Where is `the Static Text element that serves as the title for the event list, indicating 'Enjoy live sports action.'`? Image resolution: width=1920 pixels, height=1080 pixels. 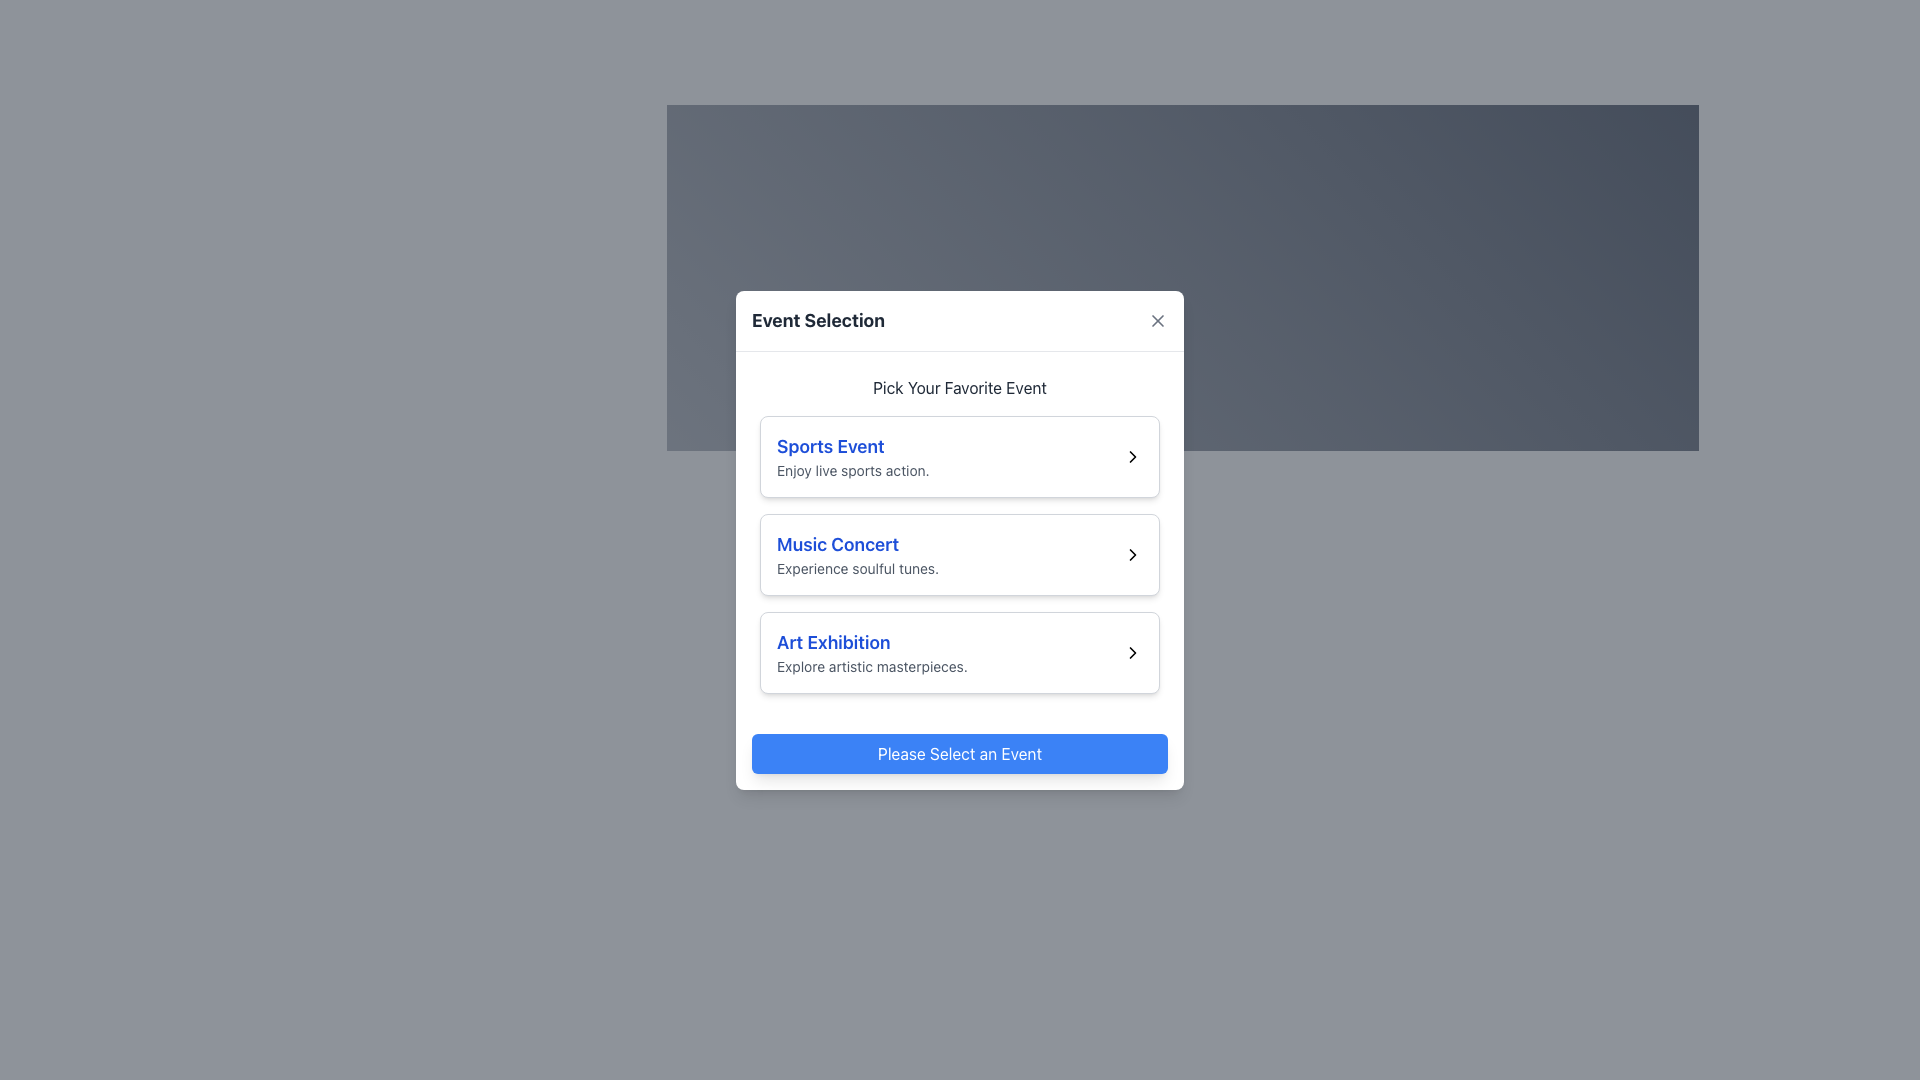
the Static Text element that serves as the title for the event list, indicating 'Enjoy live sports action.' is located at coordinates (853, 445).